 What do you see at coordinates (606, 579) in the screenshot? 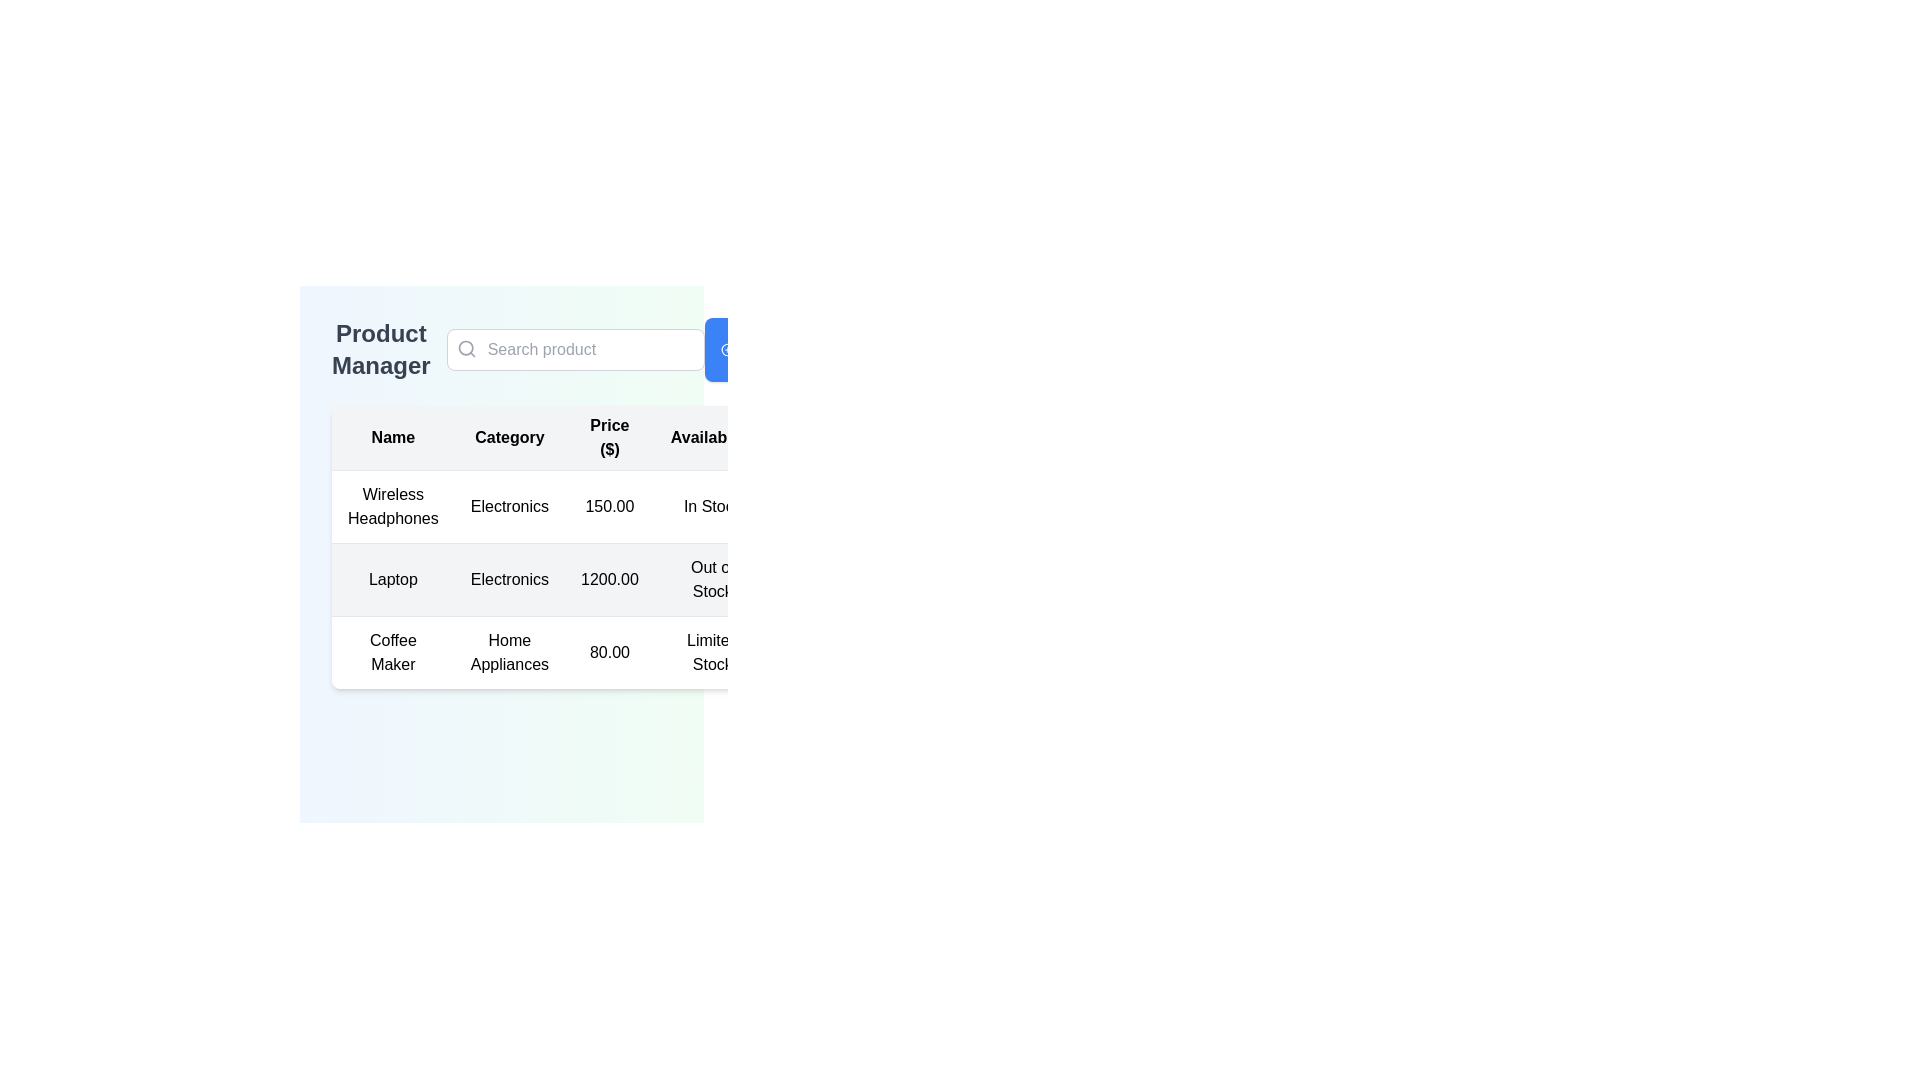
I see `the individual cells of the second row in the table displaying information about the 'Laptop' product, which has a light gray background and includes columns for Name, Category, Price, and Availability` at bounding box center [606, 579].